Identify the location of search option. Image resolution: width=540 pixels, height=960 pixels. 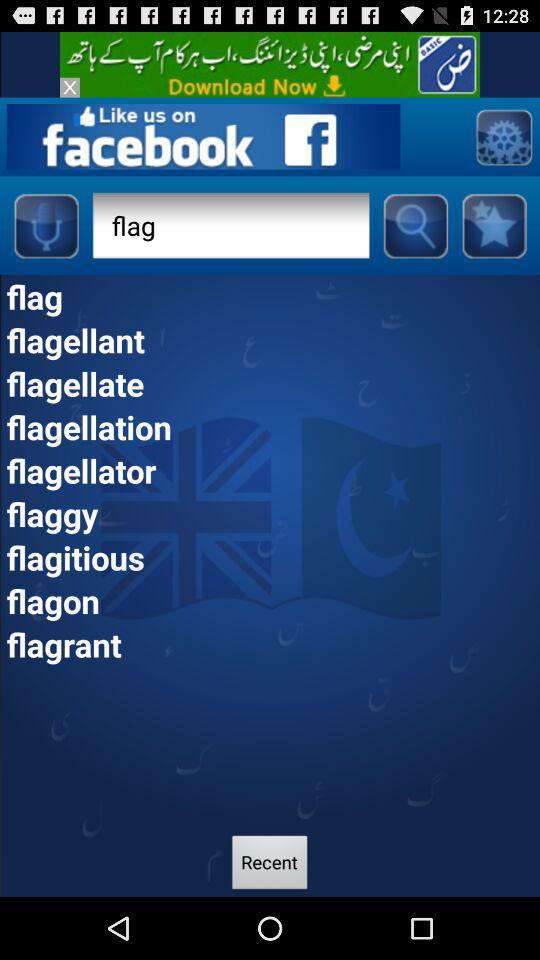
(414, 225).